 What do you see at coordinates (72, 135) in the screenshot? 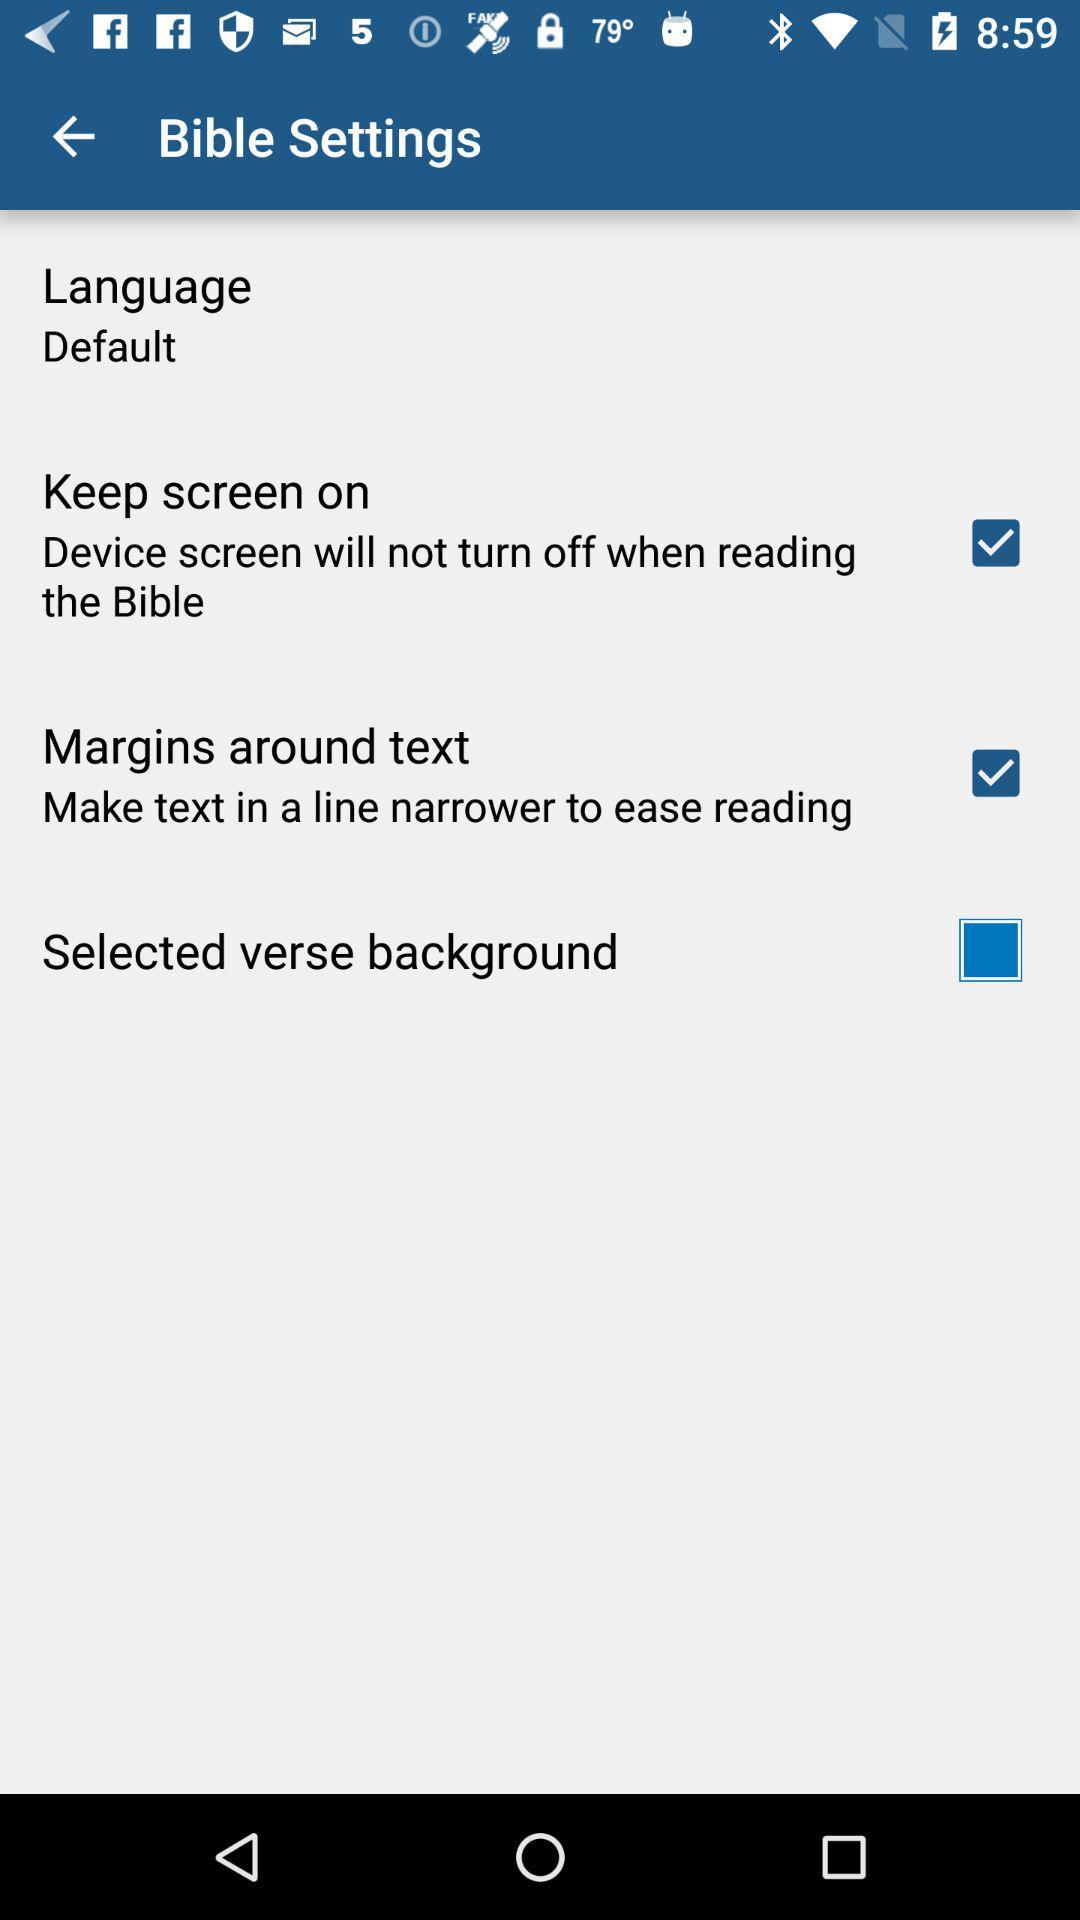
I see `icon next to bible settings icon` at bounding box center [72, 135].